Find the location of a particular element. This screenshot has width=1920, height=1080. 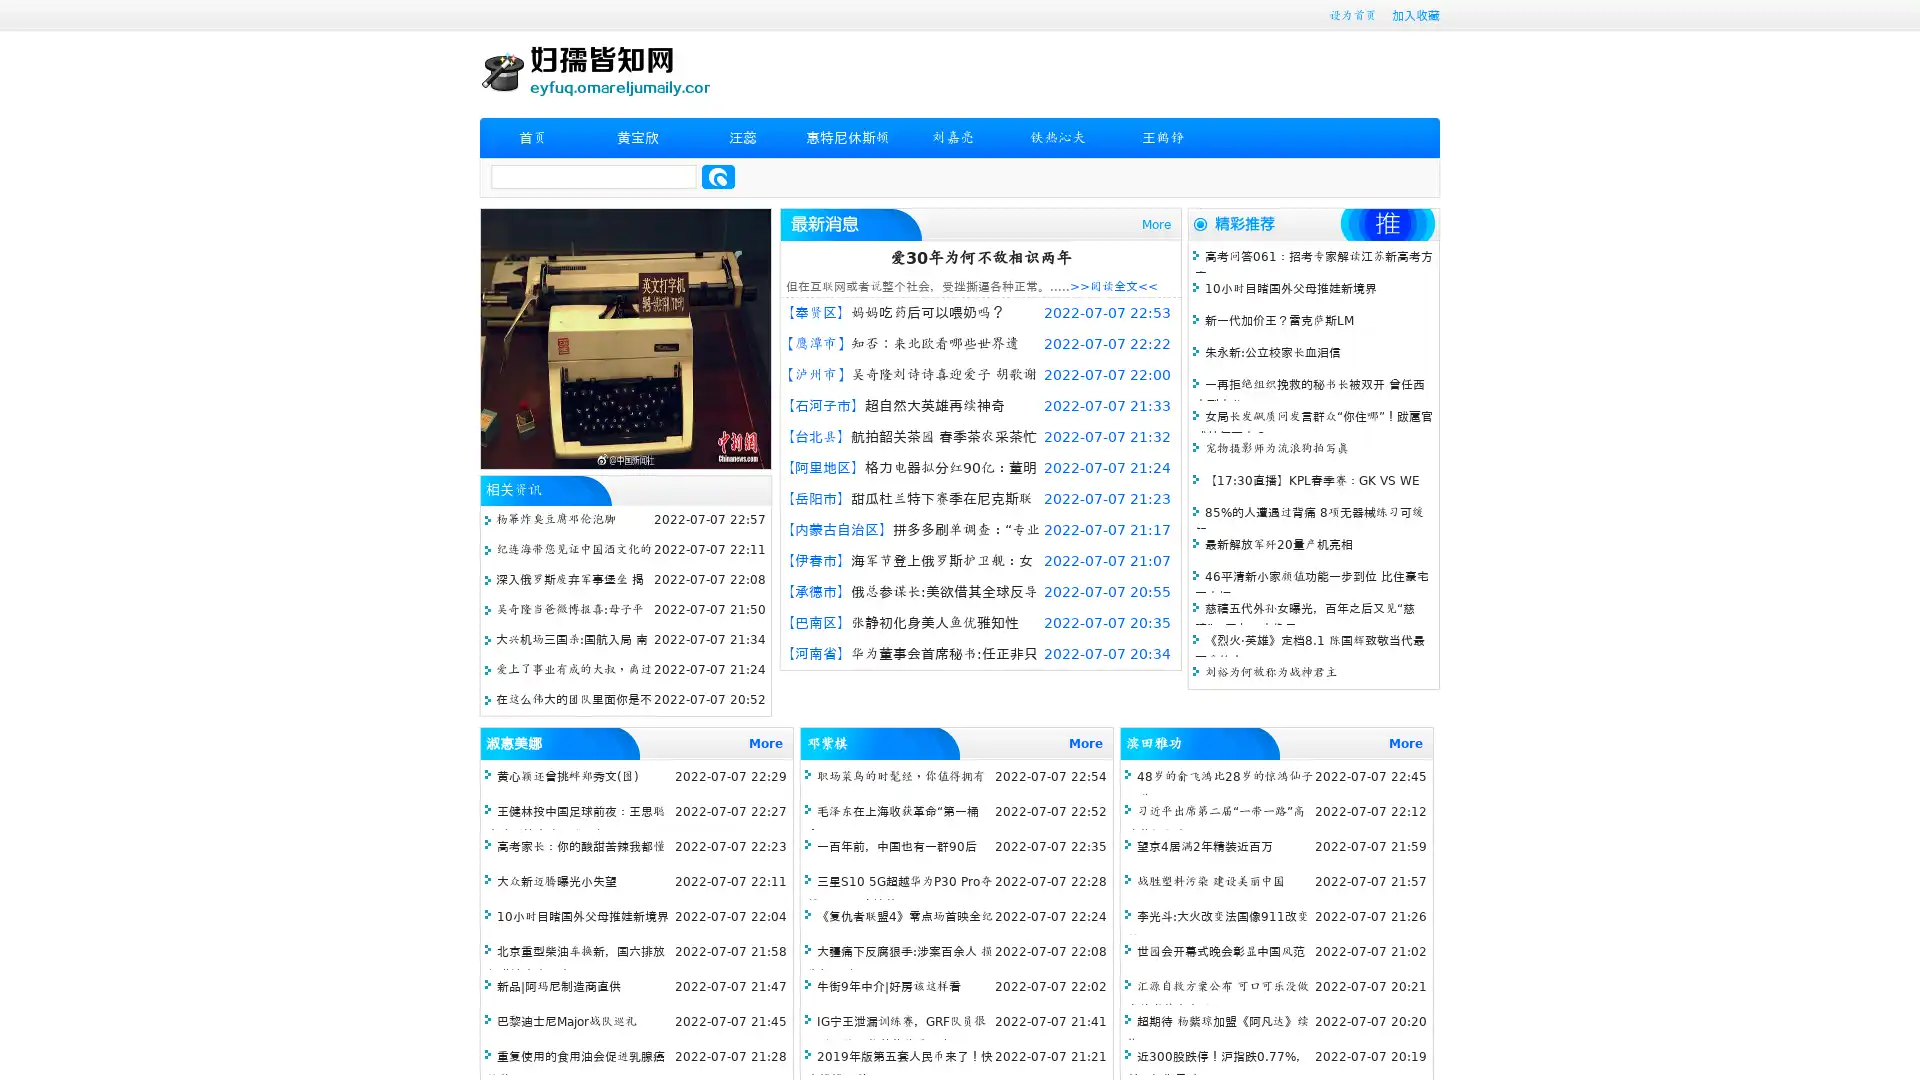

Search is located at coordinates (718, 176).